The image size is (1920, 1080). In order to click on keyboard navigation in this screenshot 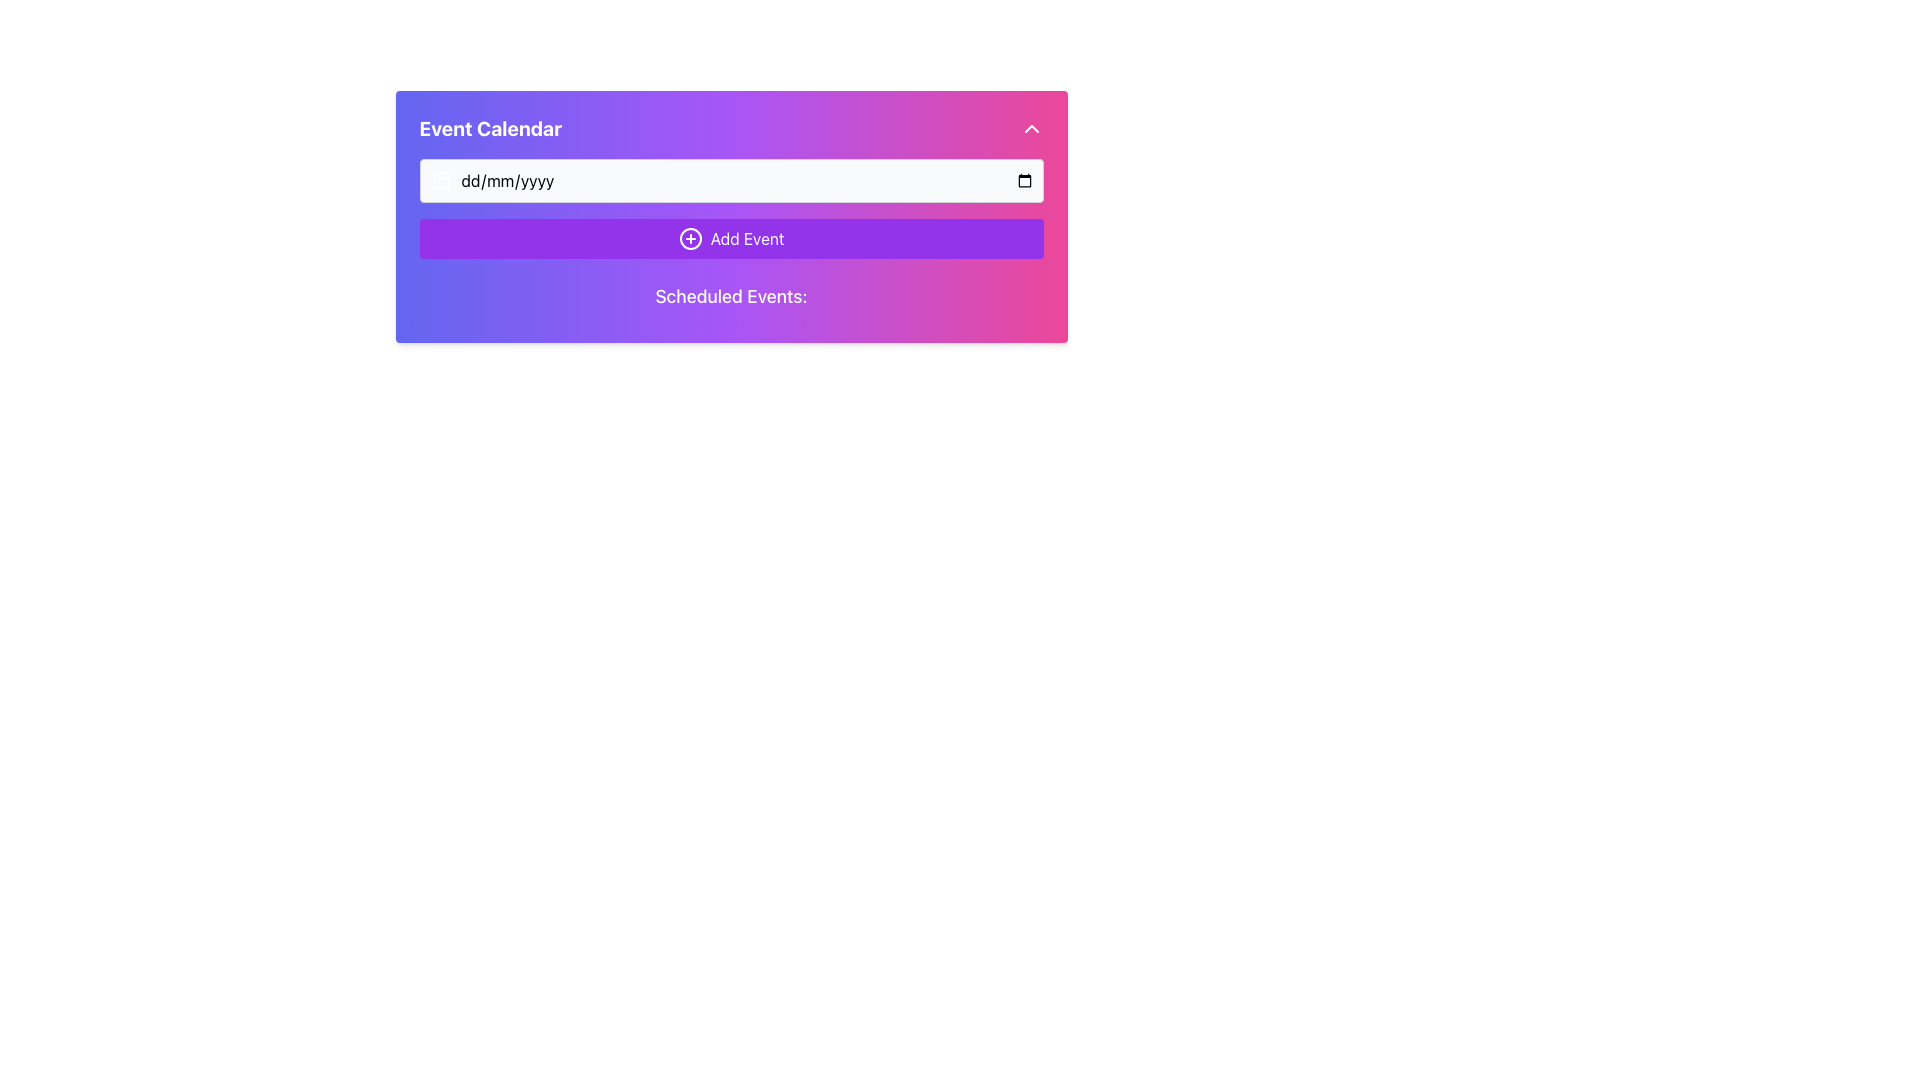, I will do `click(730, 238)`.